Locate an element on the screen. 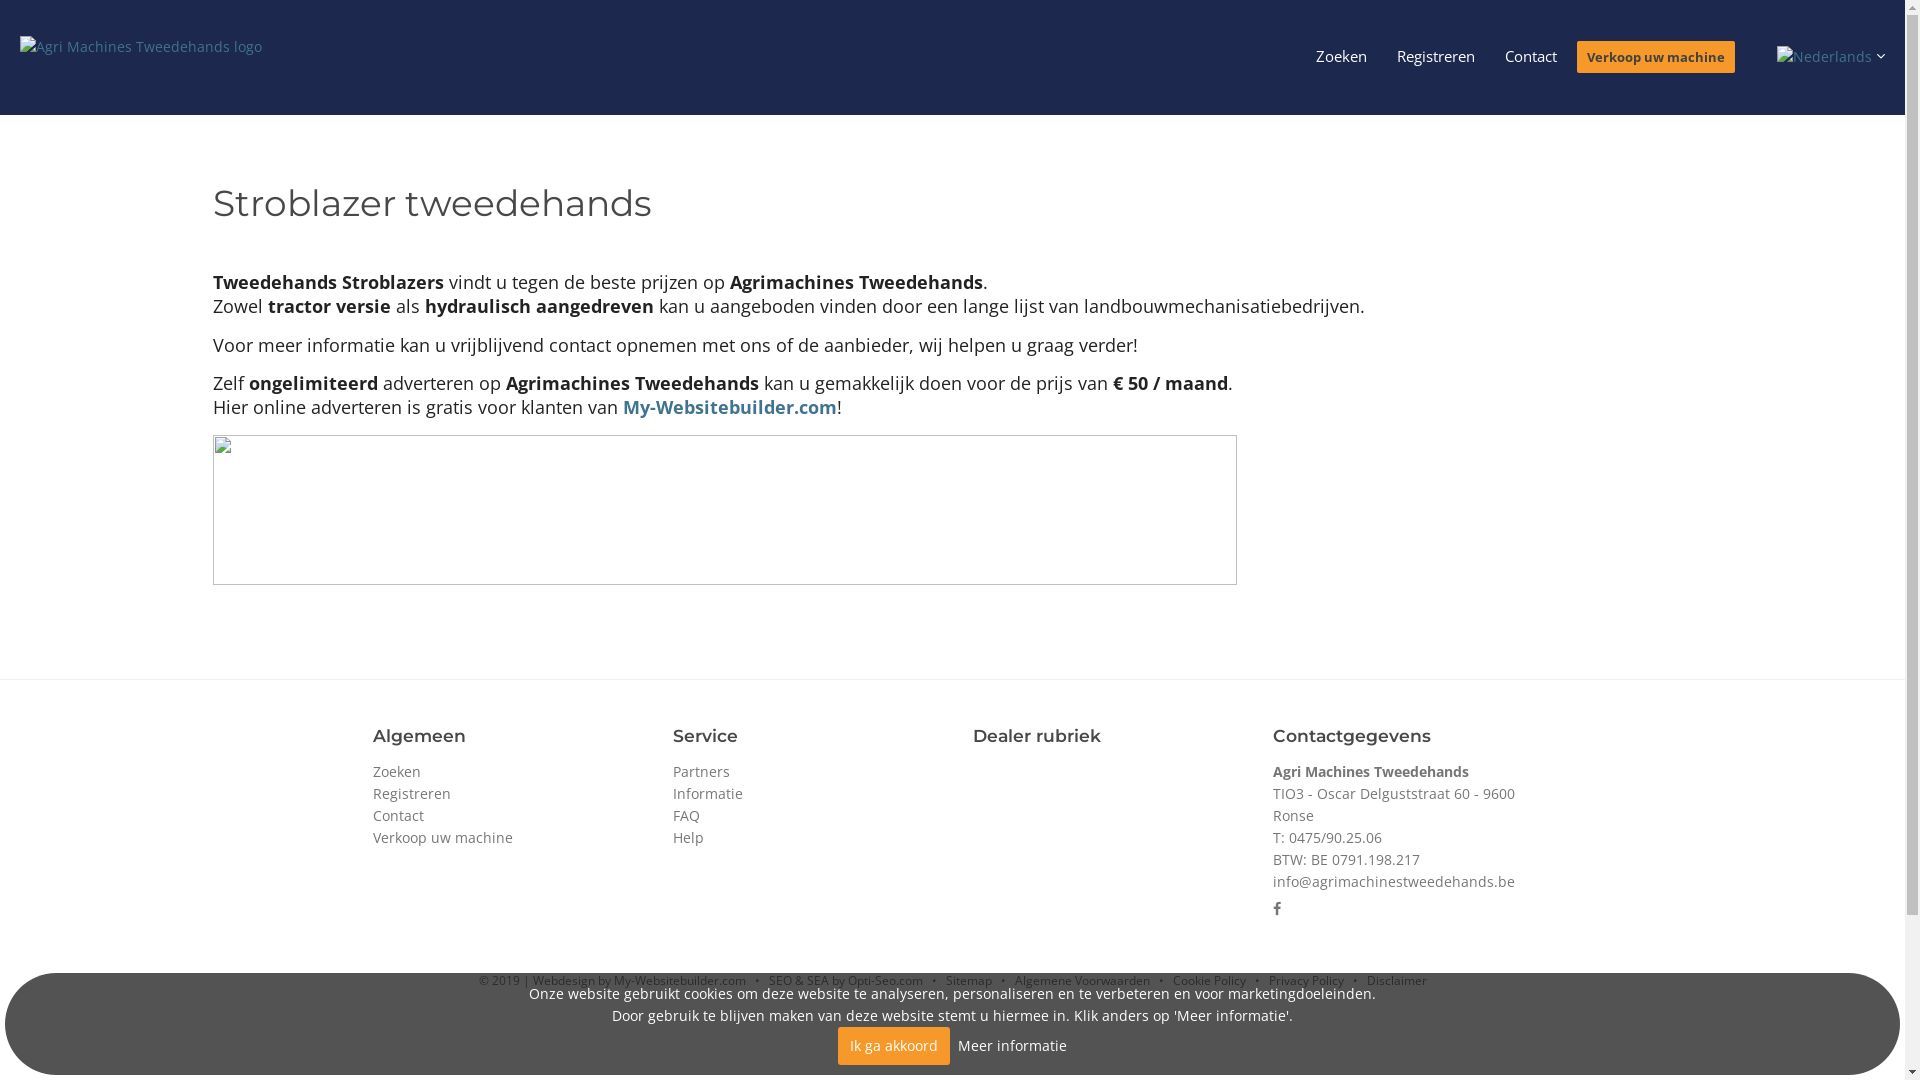  'Zoeken' is located at coordinates (1341, 56).